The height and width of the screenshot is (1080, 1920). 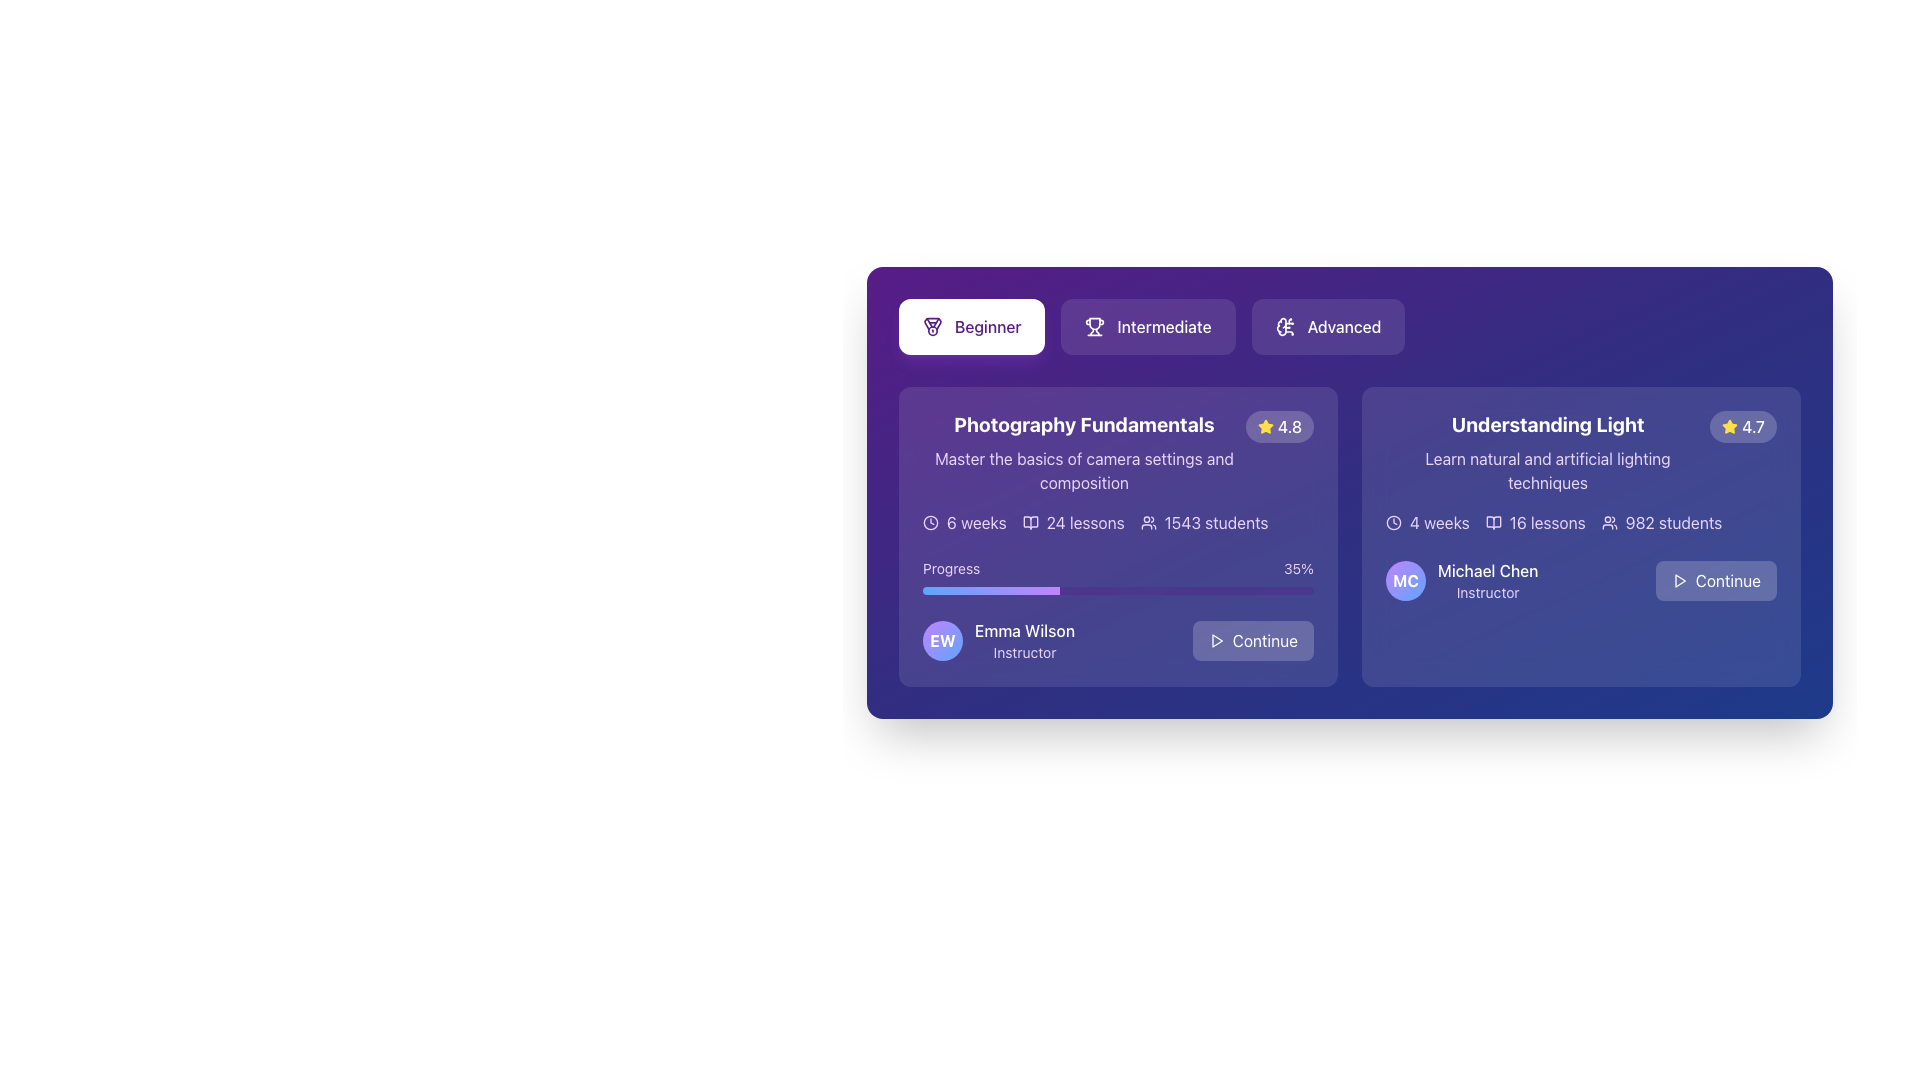 What do you see at coordinates (1328, 326) in the screenshot?
I see `the rectangular button with rounded corners, a violet background, and the white text 'Advanced', located on the horizontal menu at the top center of the interface` at bounding box center [1328, 326].